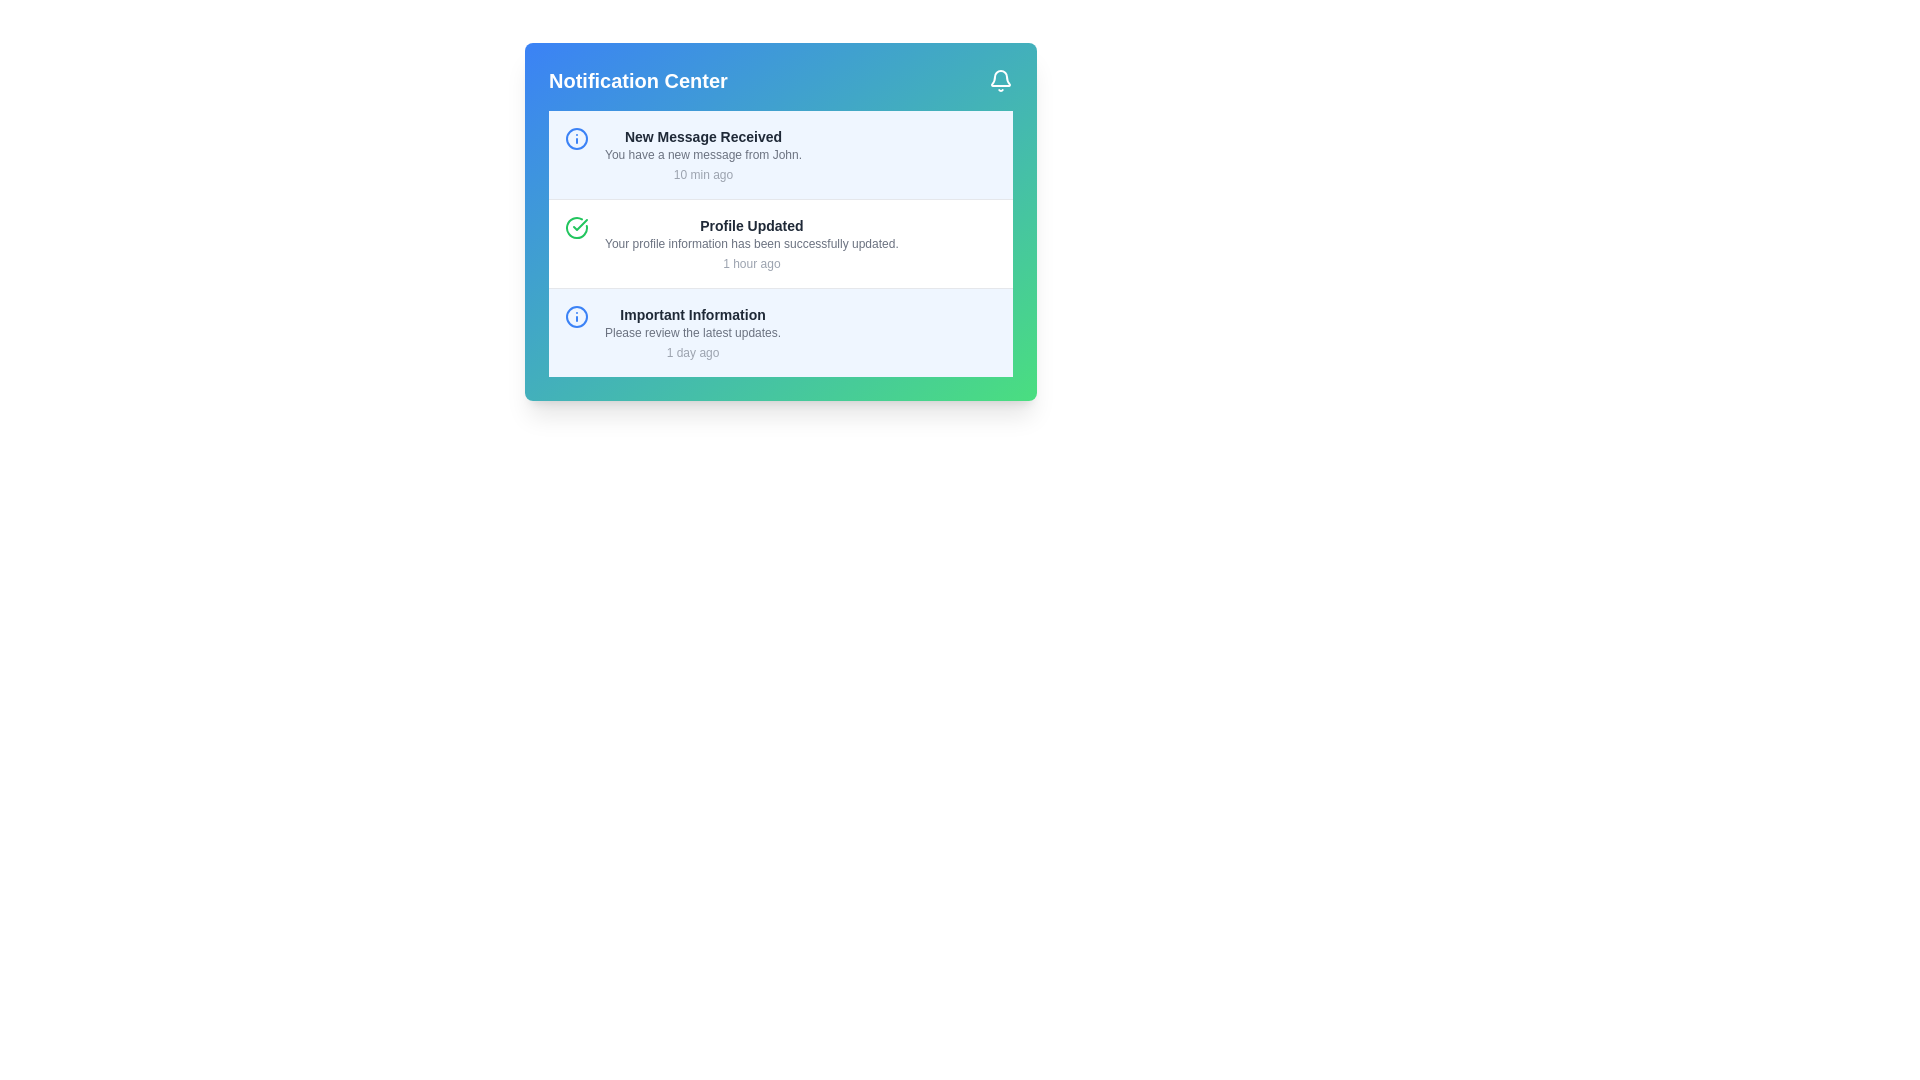  What do you see at coordinates (575, 226) in the screenshot?
I see `the green circle icon with a white checkmark that indicates success, located to the left of the text 'Profile Updated' in the notification block` at bounding box center [575, 226].